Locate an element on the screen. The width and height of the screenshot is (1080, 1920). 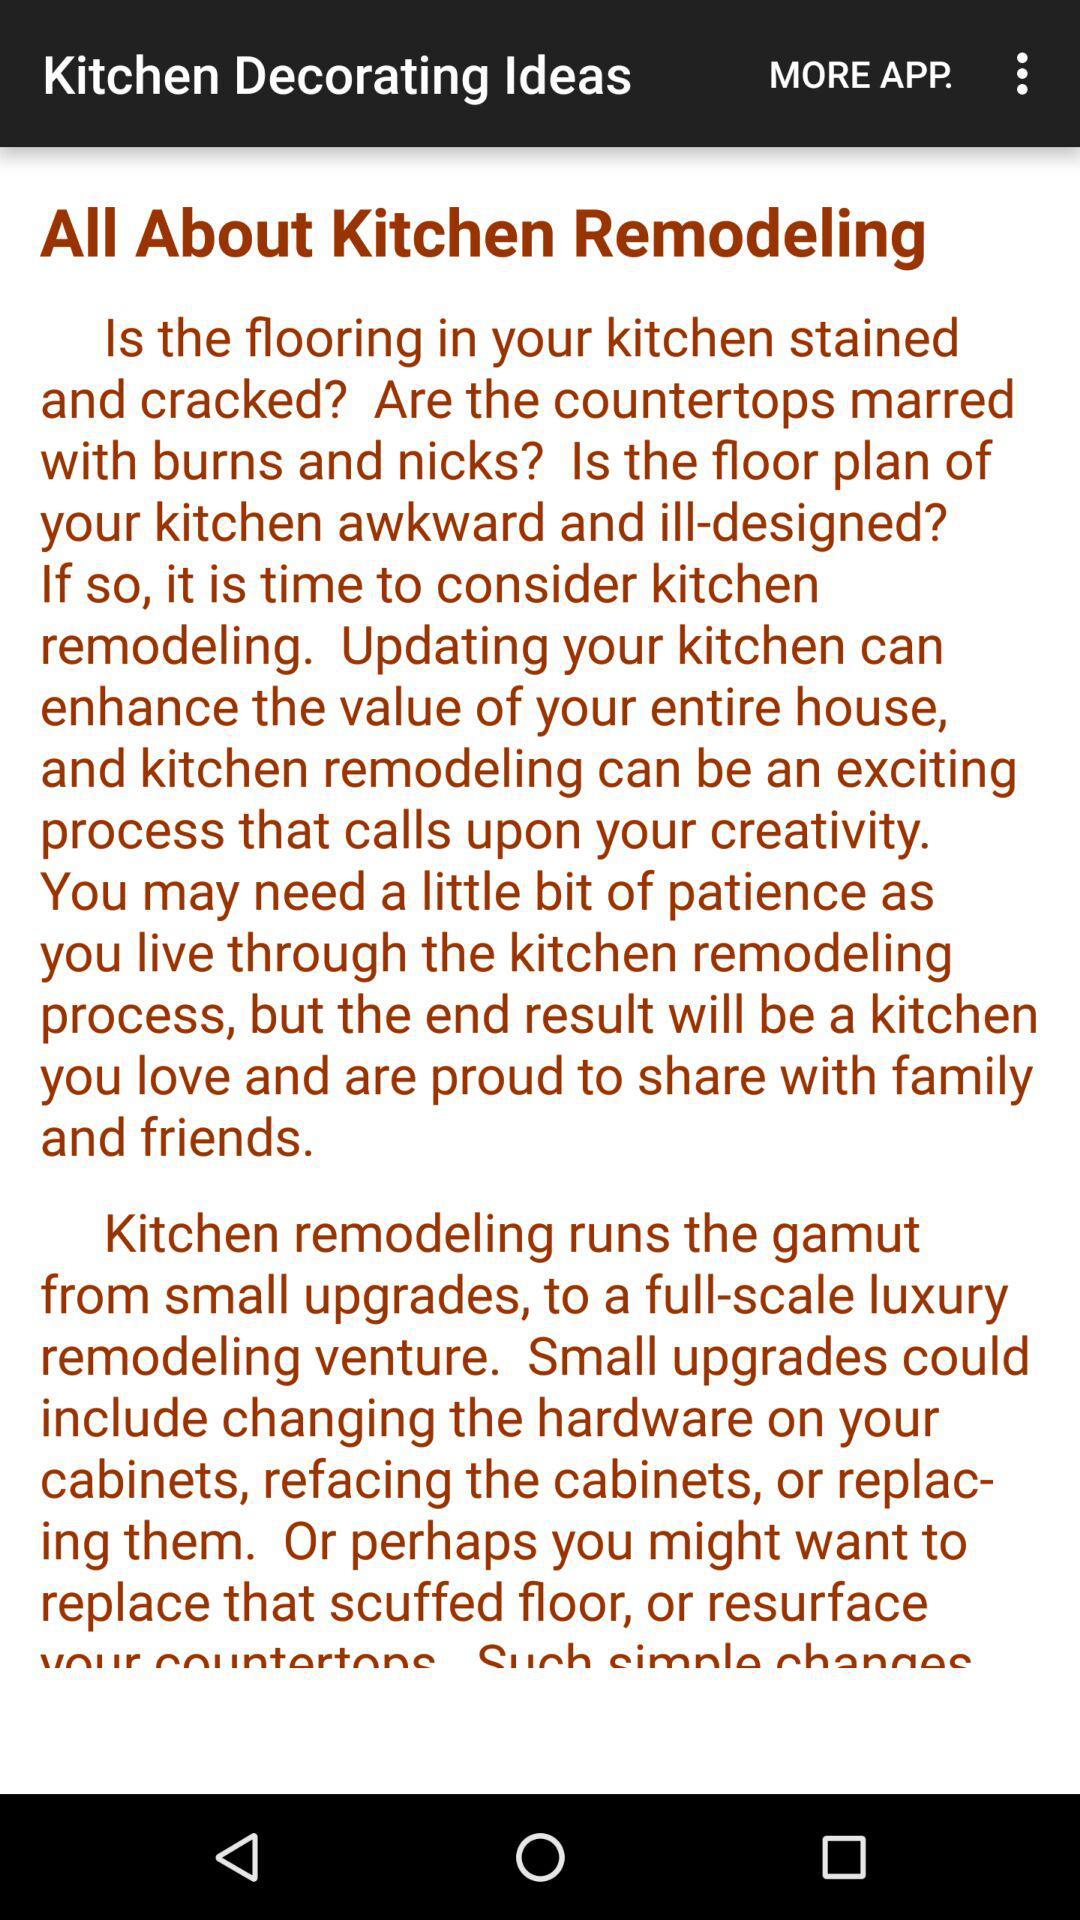
item next to the more app. icon is located at coordinates (1027, 73).